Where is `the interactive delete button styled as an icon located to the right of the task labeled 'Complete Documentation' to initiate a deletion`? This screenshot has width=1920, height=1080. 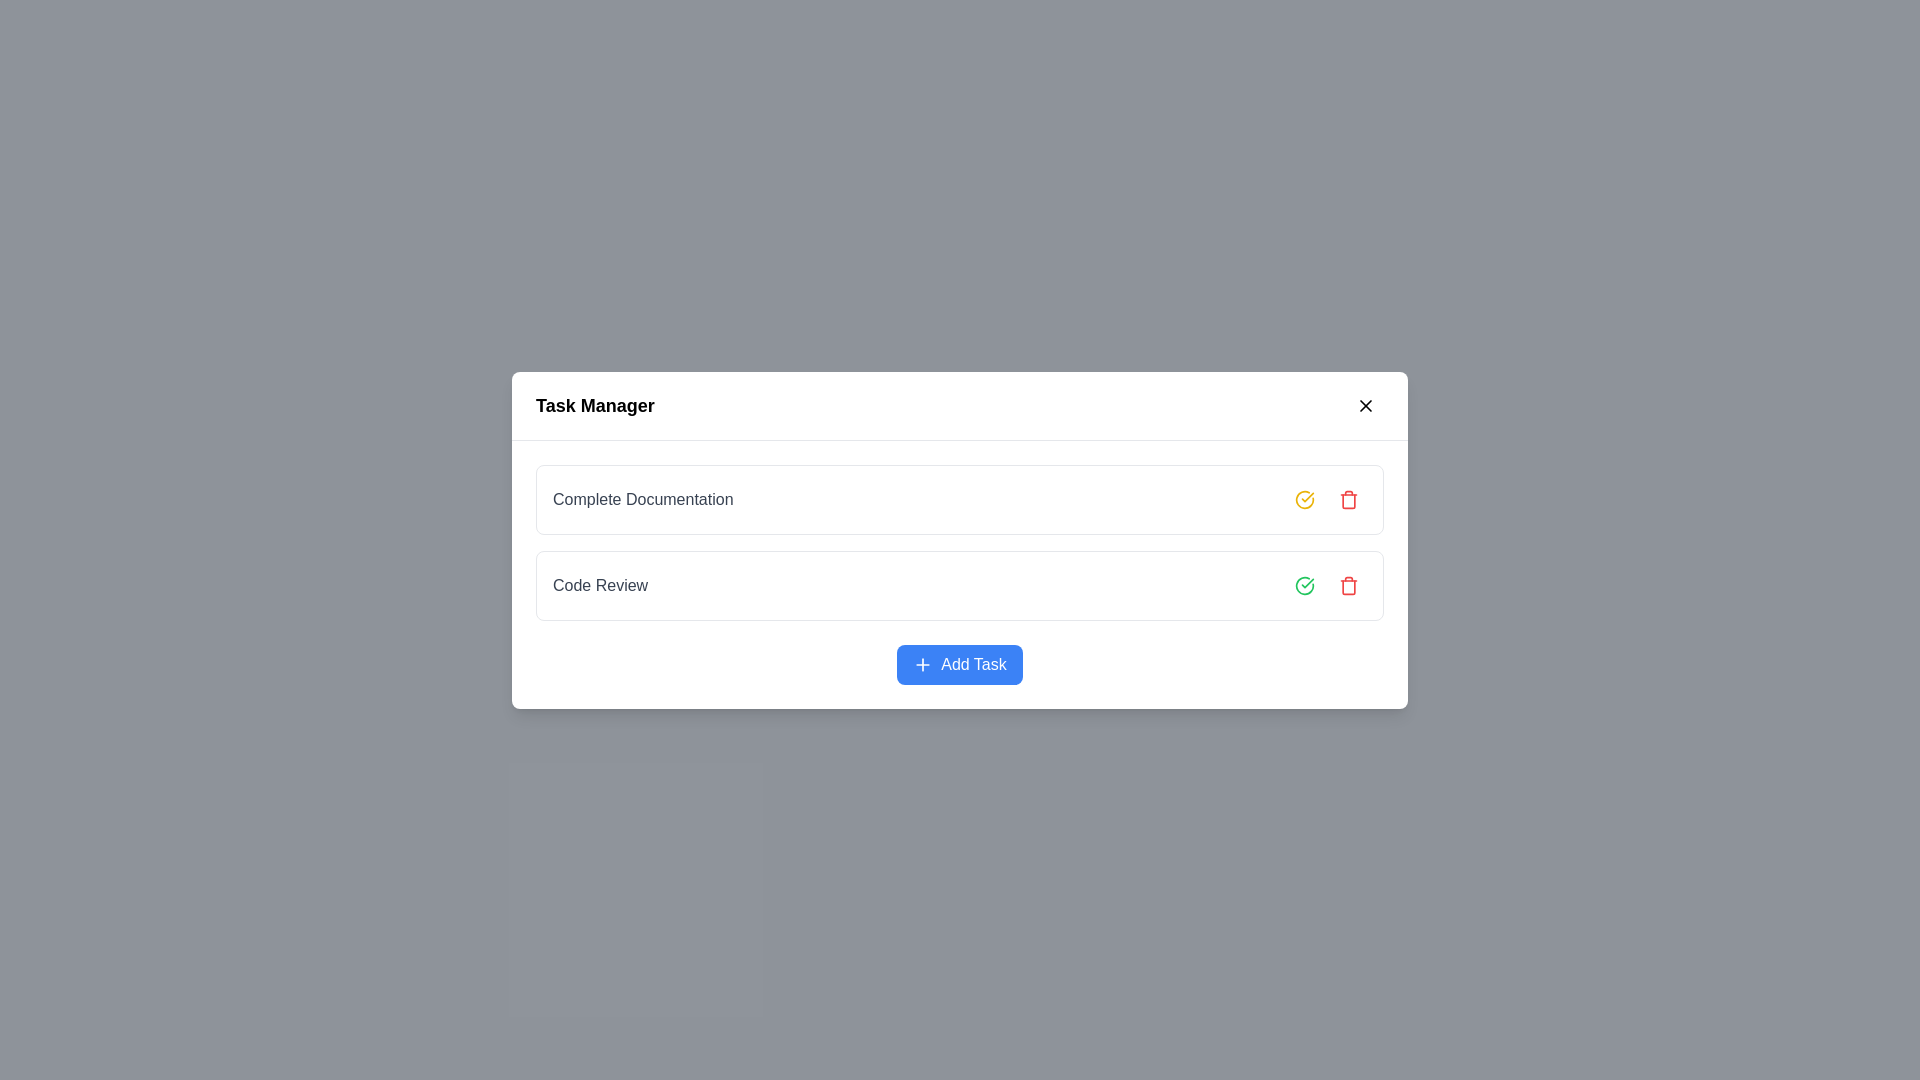 the interactive delete button styled as an icon located to the right of the task labeled 'Complete Documentation' to initiate a deletion is located at coordinates (1330, 497).